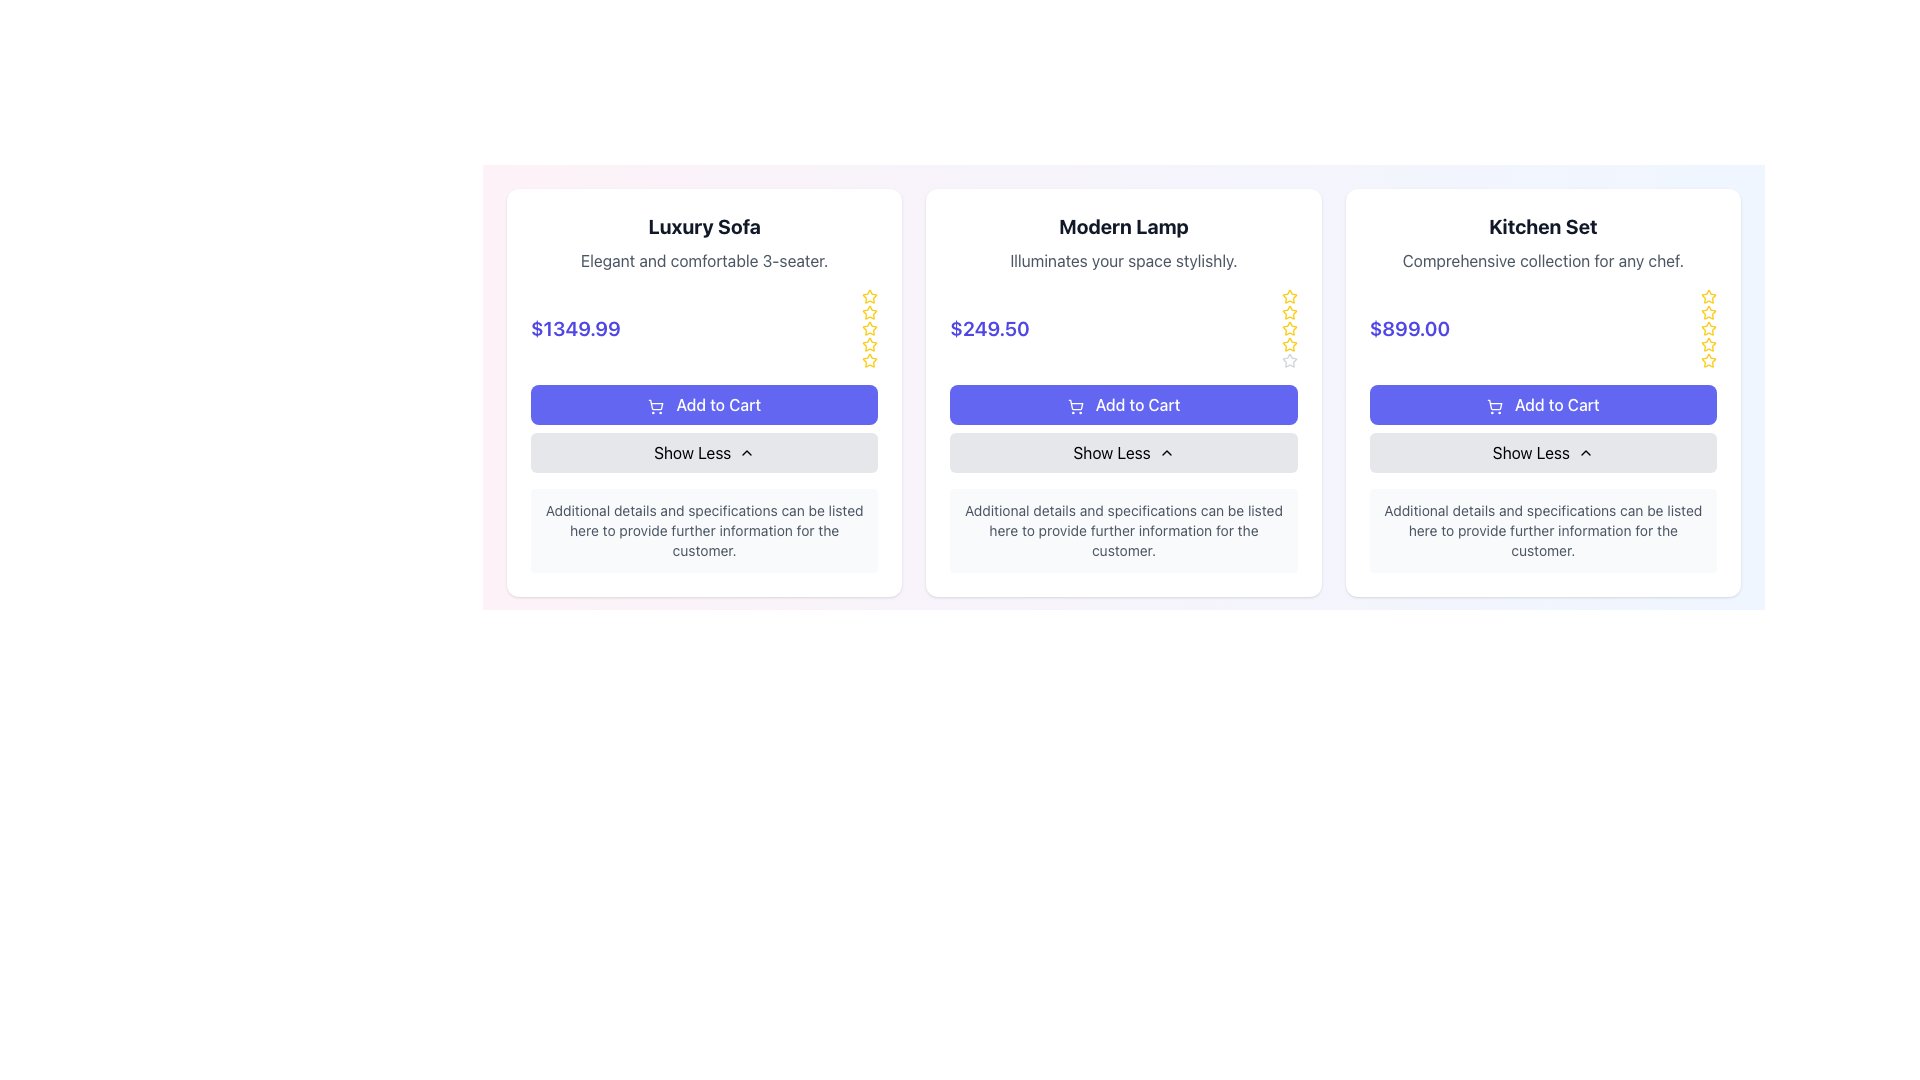 The height and width of the screenshot is (1080, 1920). Describe the element at coordinates (704, 393) in the screenshot. I see `the 'Add to Cart' button on the 'Luxury Sofa' product card, which is the first item in the product list` at that location.